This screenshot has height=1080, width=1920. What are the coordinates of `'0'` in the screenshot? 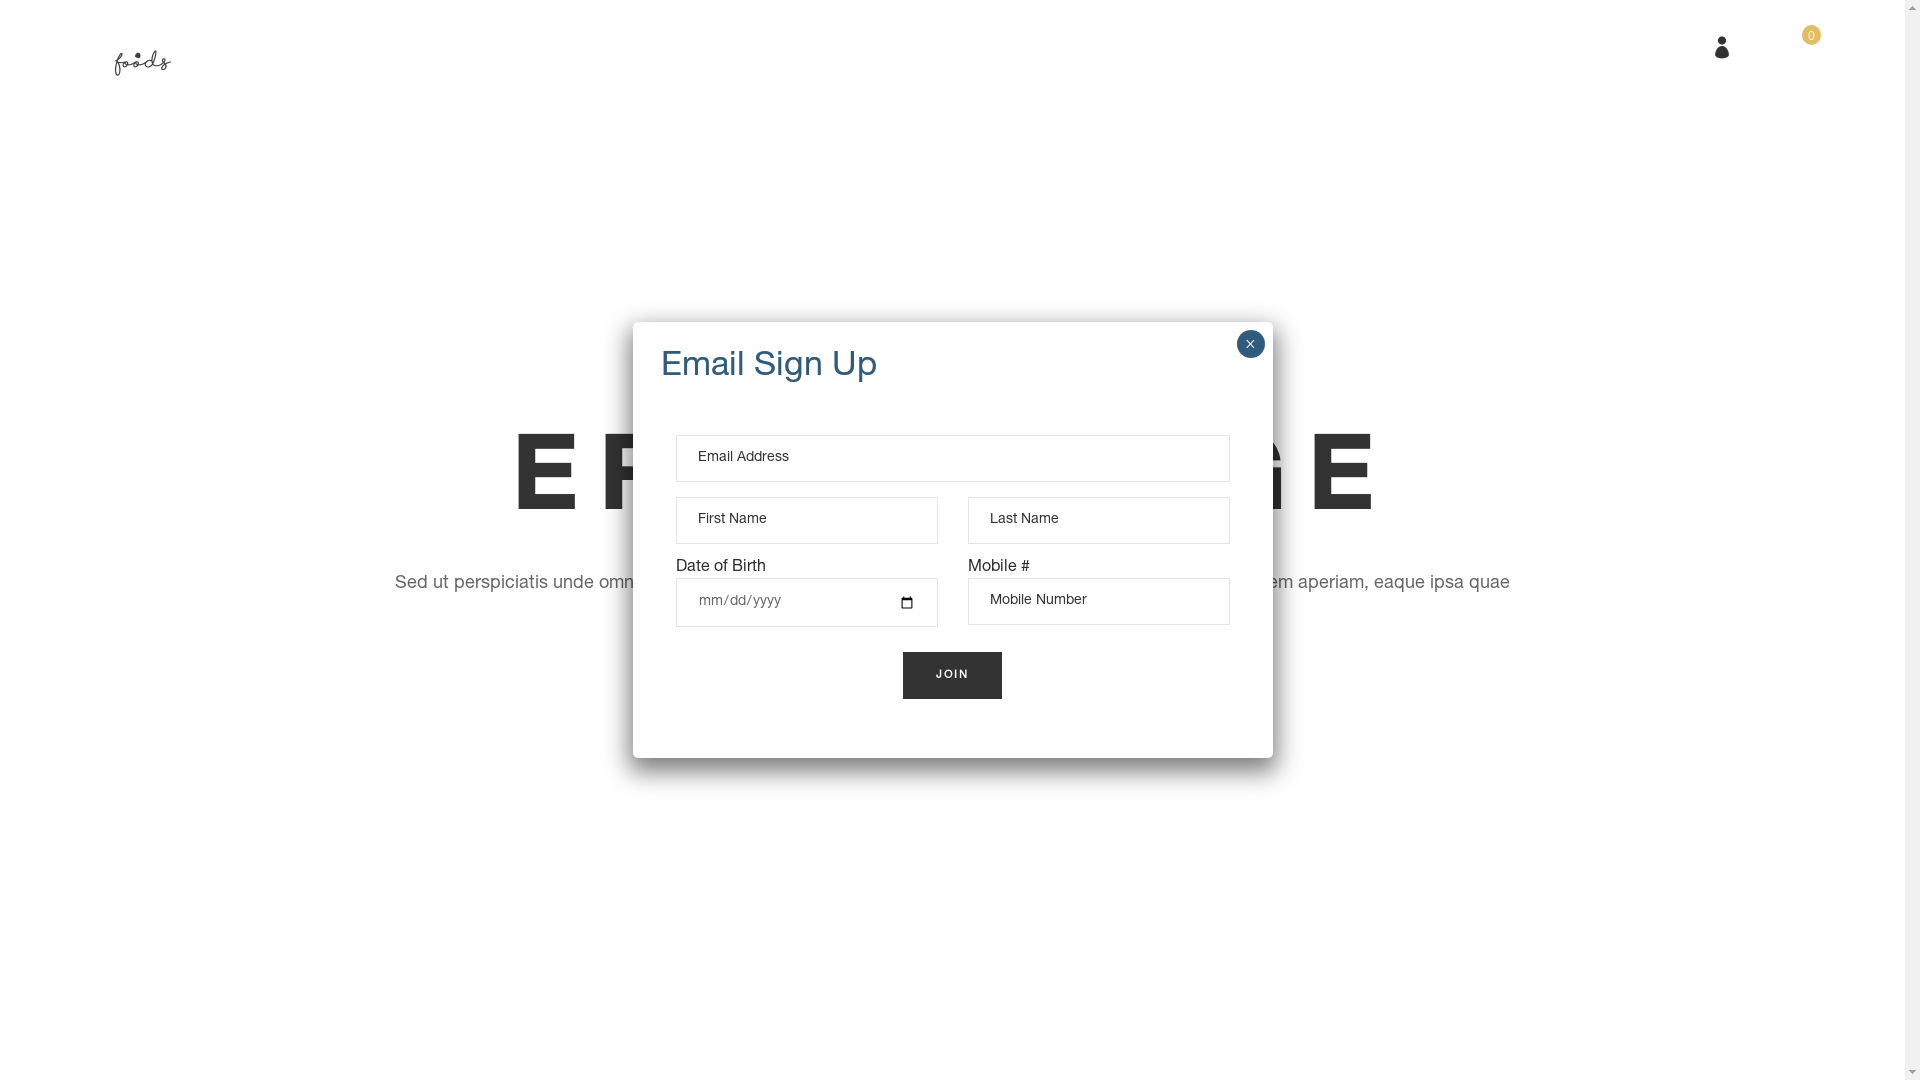 It's located at (1799, 45).